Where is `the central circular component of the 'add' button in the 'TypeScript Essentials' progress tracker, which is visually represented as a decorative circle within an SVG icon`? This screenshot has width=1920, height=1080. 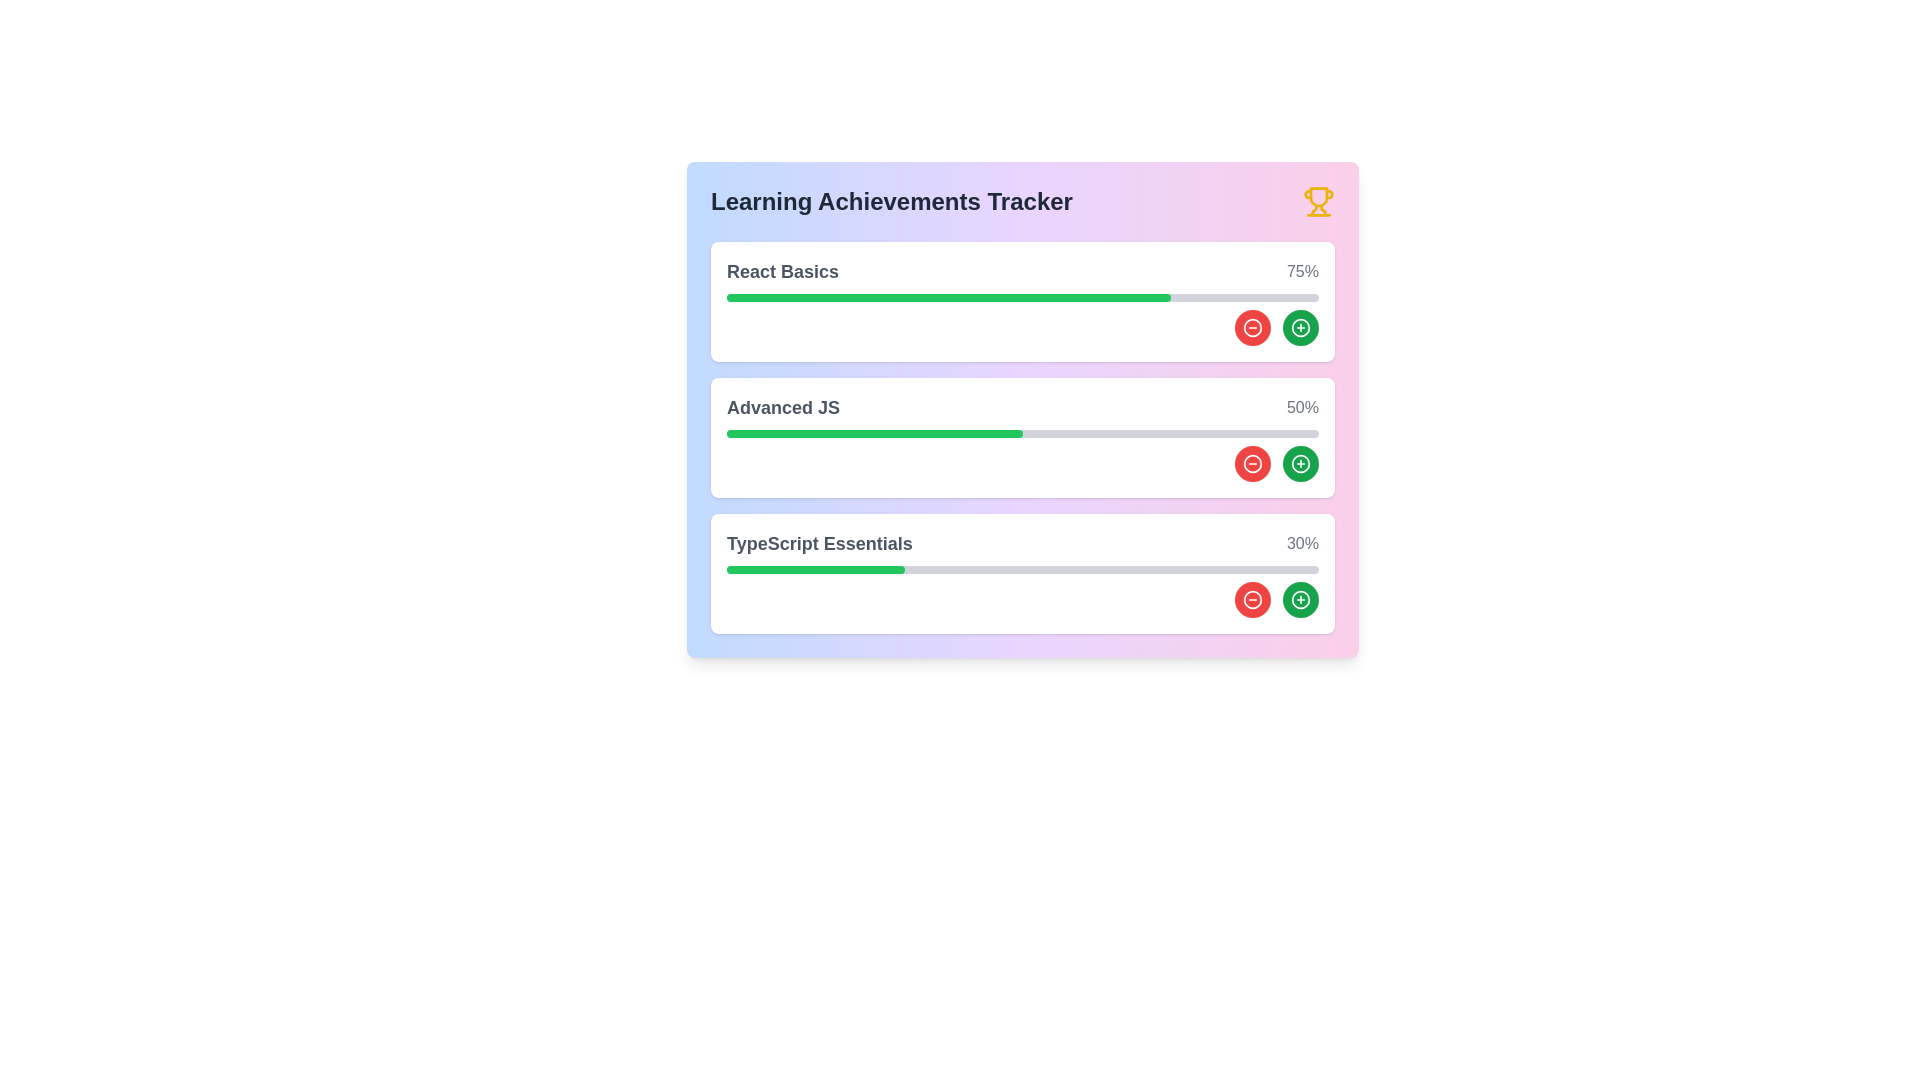
the central circular component of the 'add' button in the 'TypeScript Essentials' progress tracker, which is visually represented as a decorative circle within an SVG icon is located at coordinates (1300, 599).